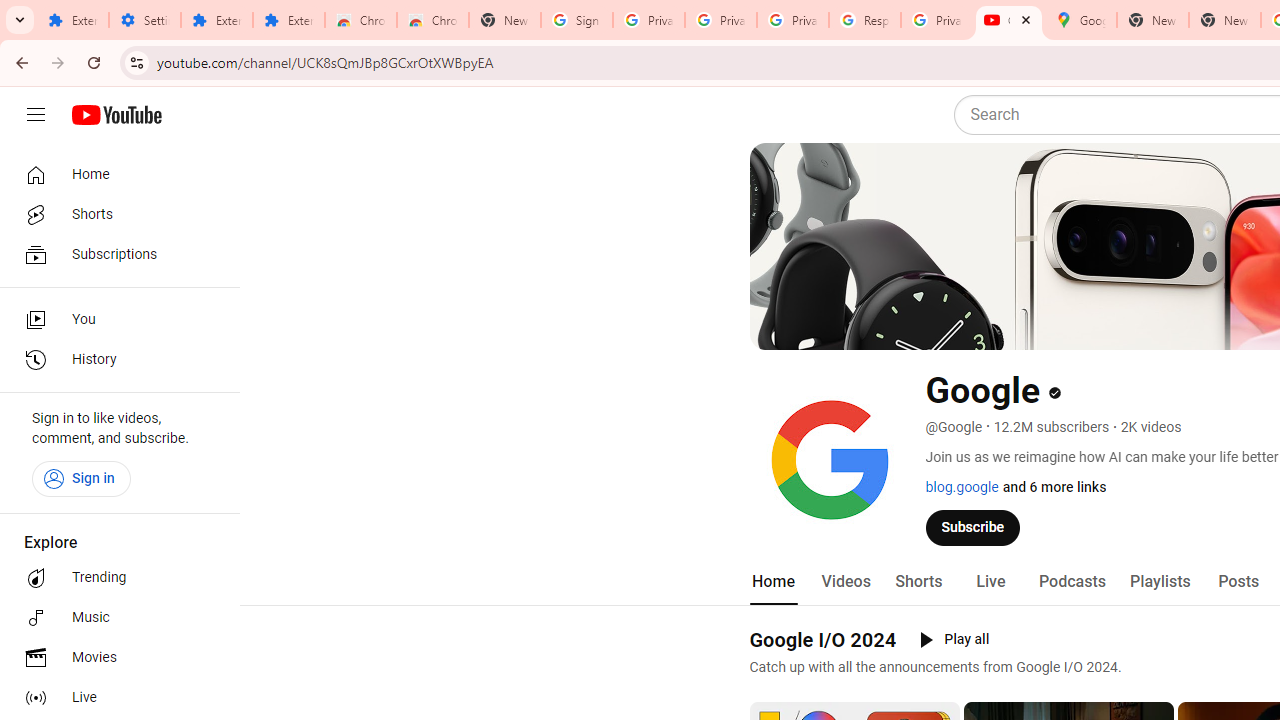  What do you see at coordinates (1053, 487) in the screenshot?
I see `'and 6 more links'` at bounding box center [1053, 487].